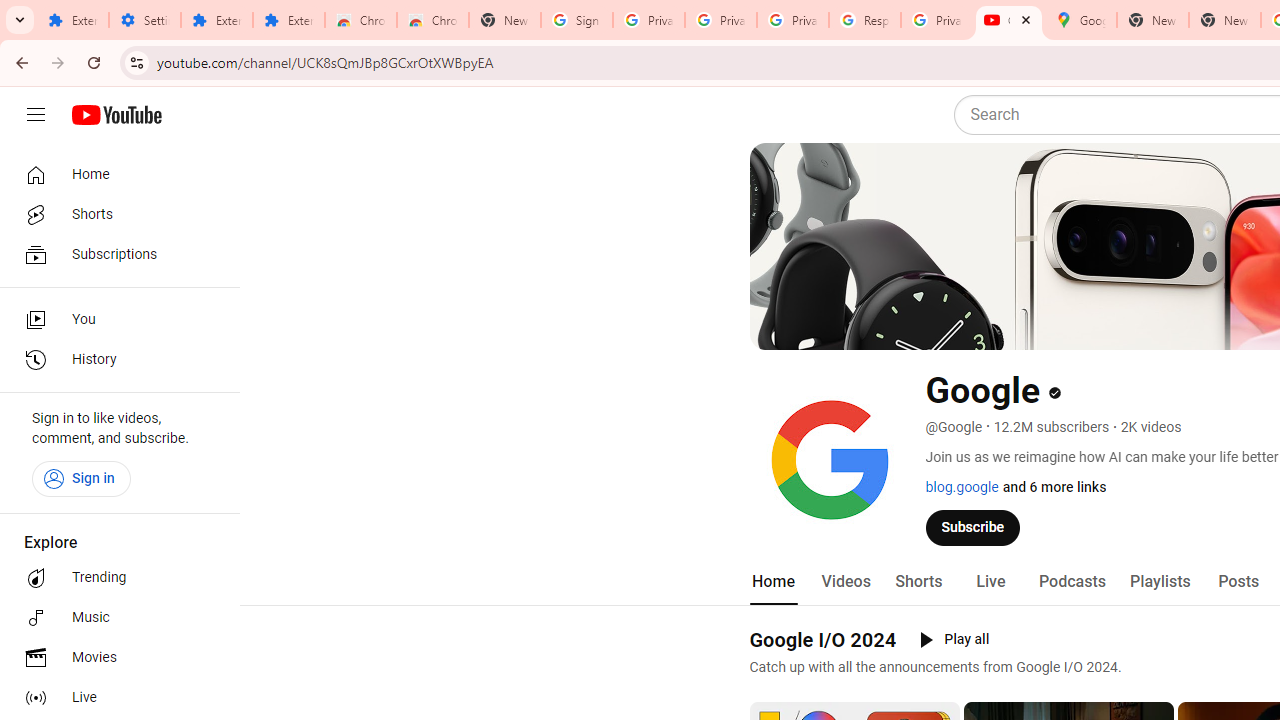  What do you see at coordinates (1053, 487) in the screenshot?
I see `'and 6 more links'` at bounding box center [1053, 487].